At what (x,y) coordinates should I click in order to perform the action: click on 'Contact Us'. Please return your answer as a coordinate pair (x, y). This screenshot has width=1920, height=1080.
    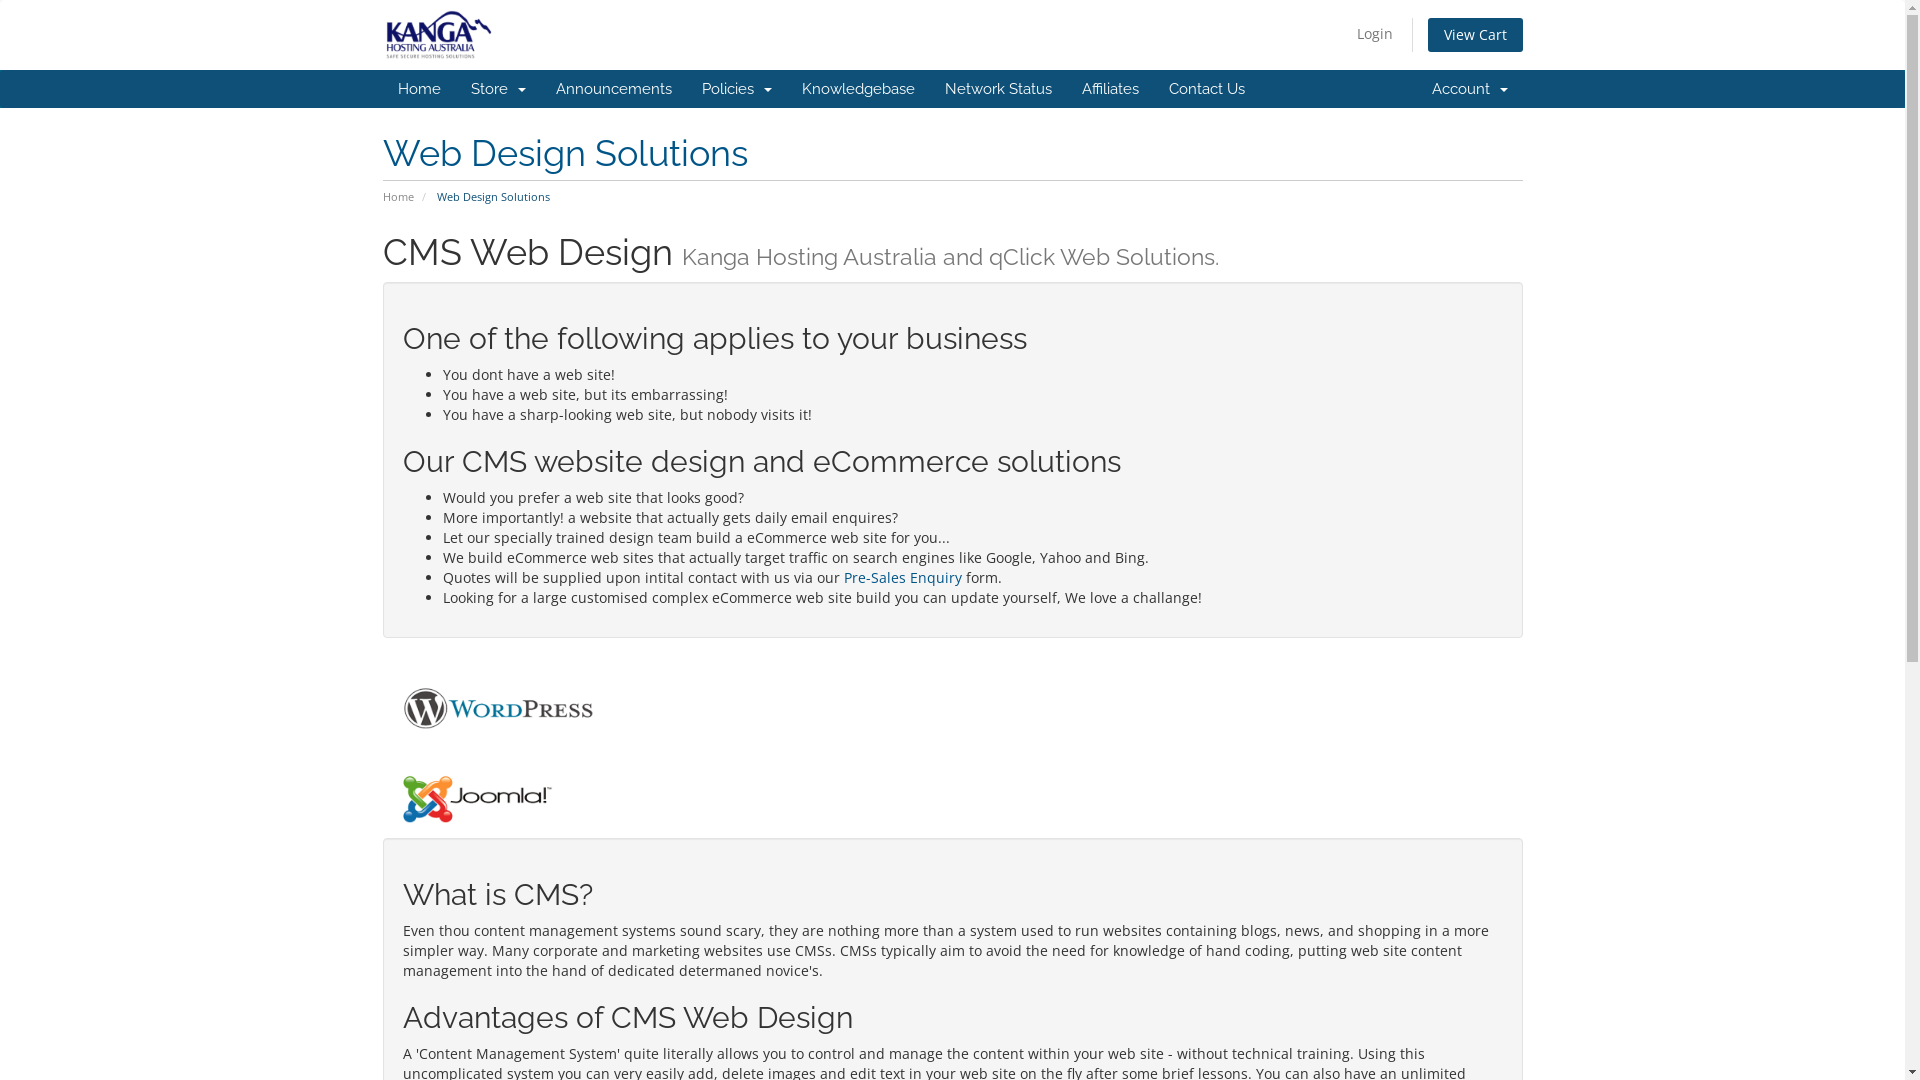
    Looking at the image, I should click on (1205, 87).